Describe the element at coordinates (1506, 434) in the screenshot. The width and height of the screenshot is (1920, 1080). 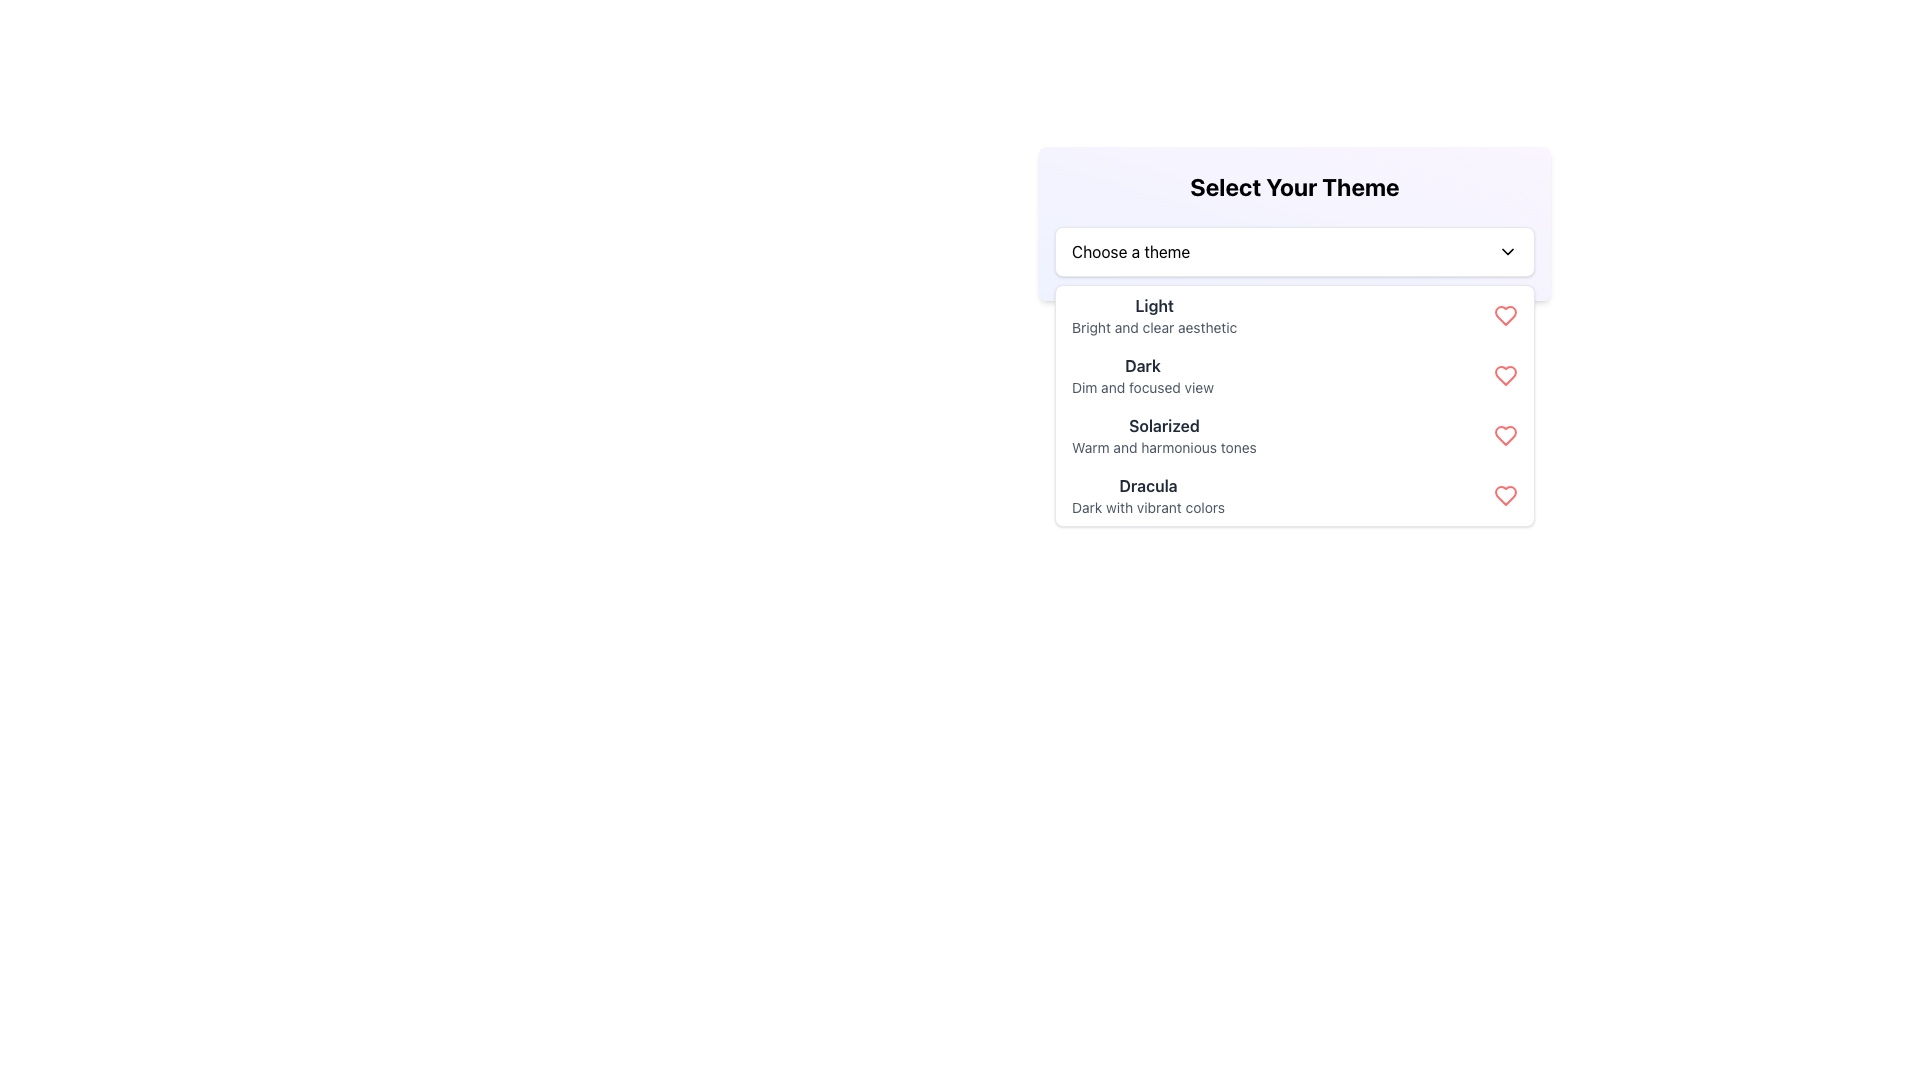
I see `the heart icon indicating the favorite state for the 'Solarized' theme option` at that location.